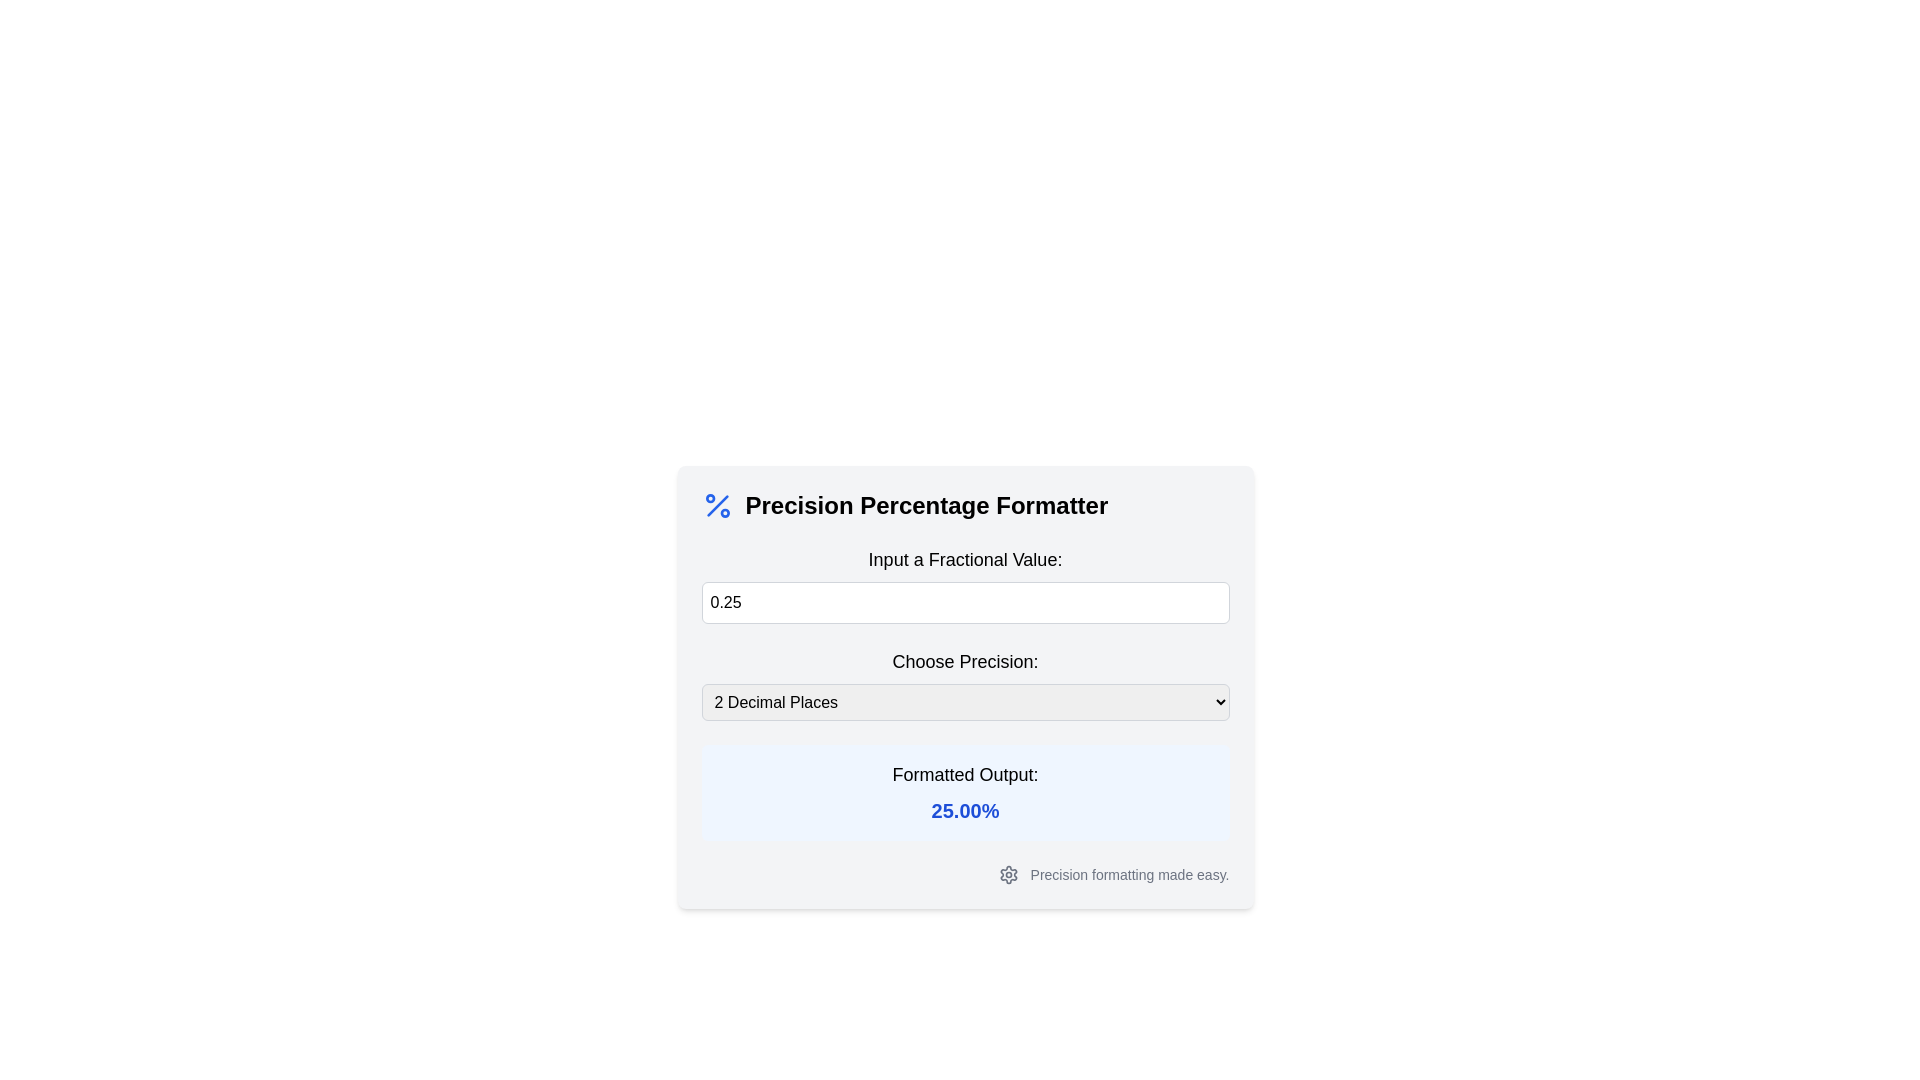  Describe the element at coordinates (717, 504) in the screenshot. I see `the blue percentage icon located to the left of the bold text 'Precision Percentage Formatter'` at that location.